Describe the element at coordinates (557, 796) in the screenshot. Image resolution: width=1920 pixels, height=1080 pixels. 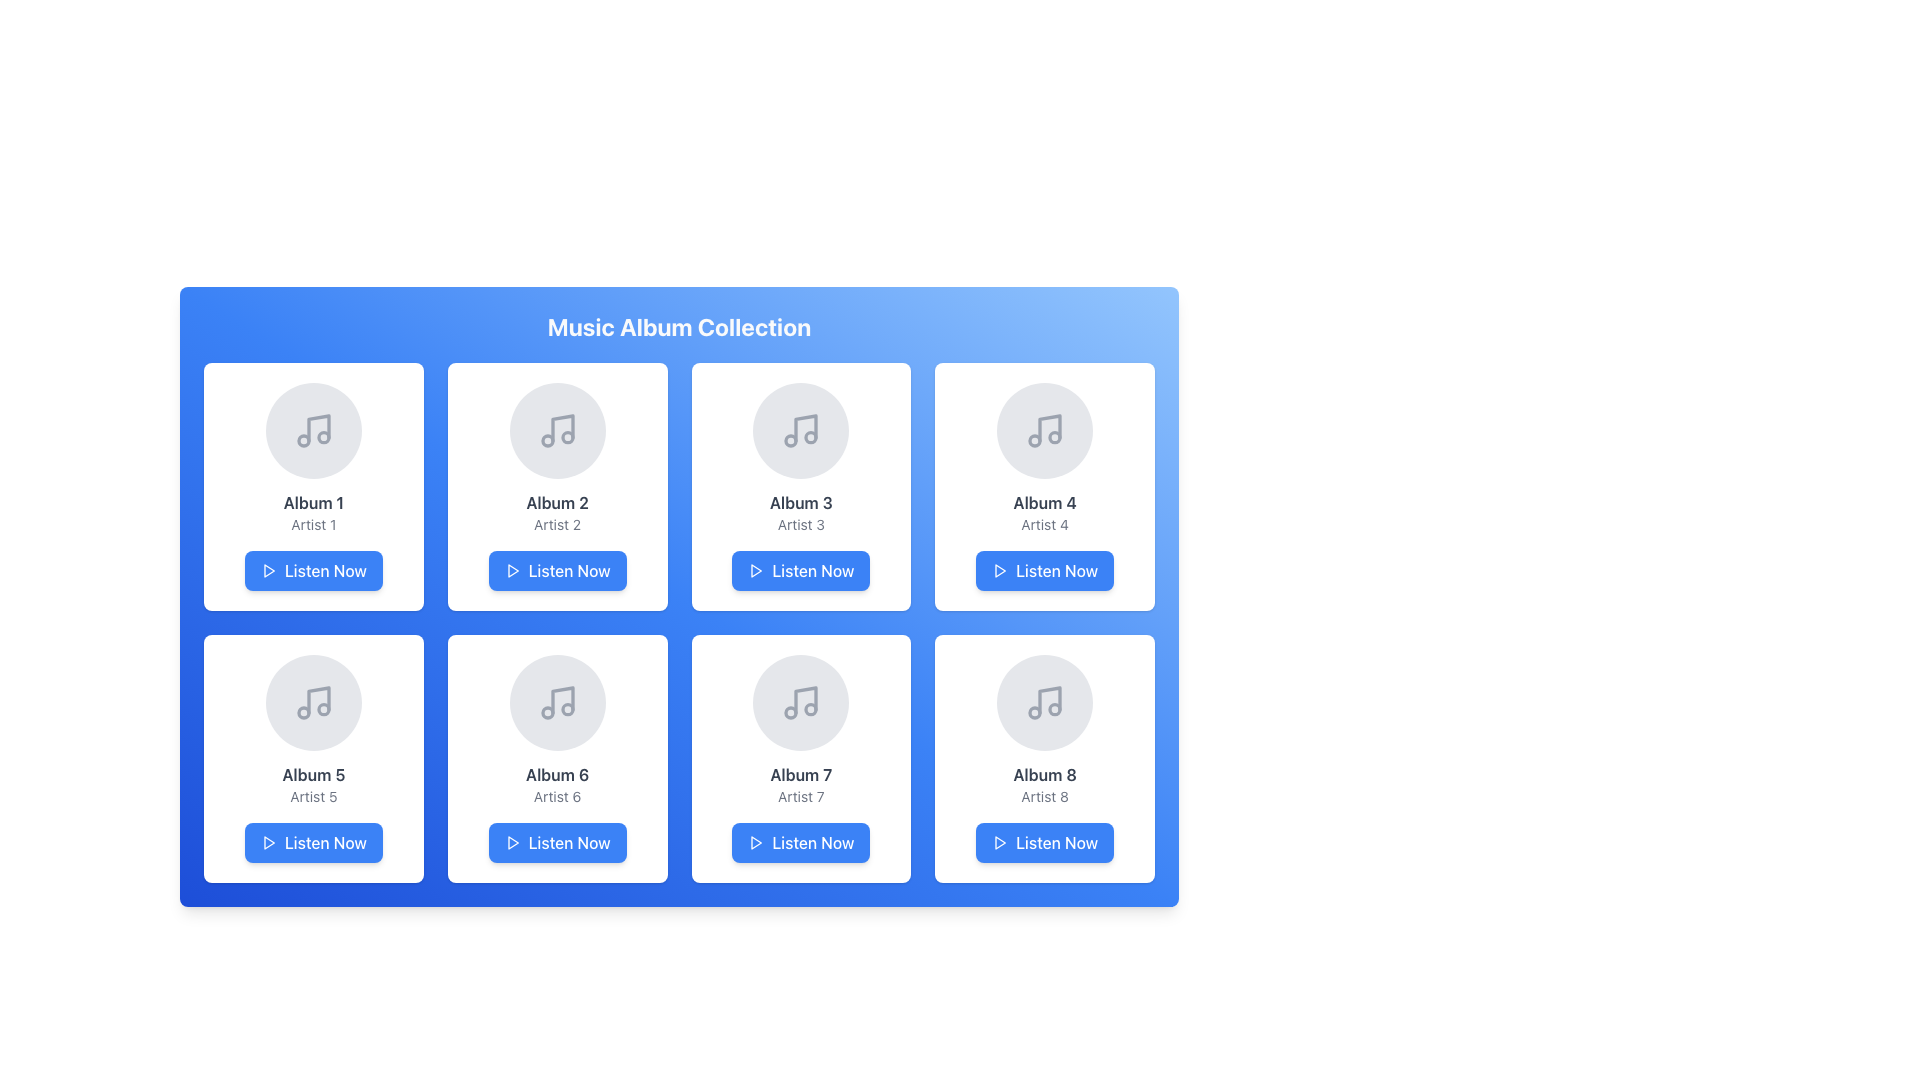
I see `the text label displaying the artist's name for 'Album 6', located in the sixth card of the music album grid, positioned below the 'Album 6' label and above the 'Listen Now' button` at that location.